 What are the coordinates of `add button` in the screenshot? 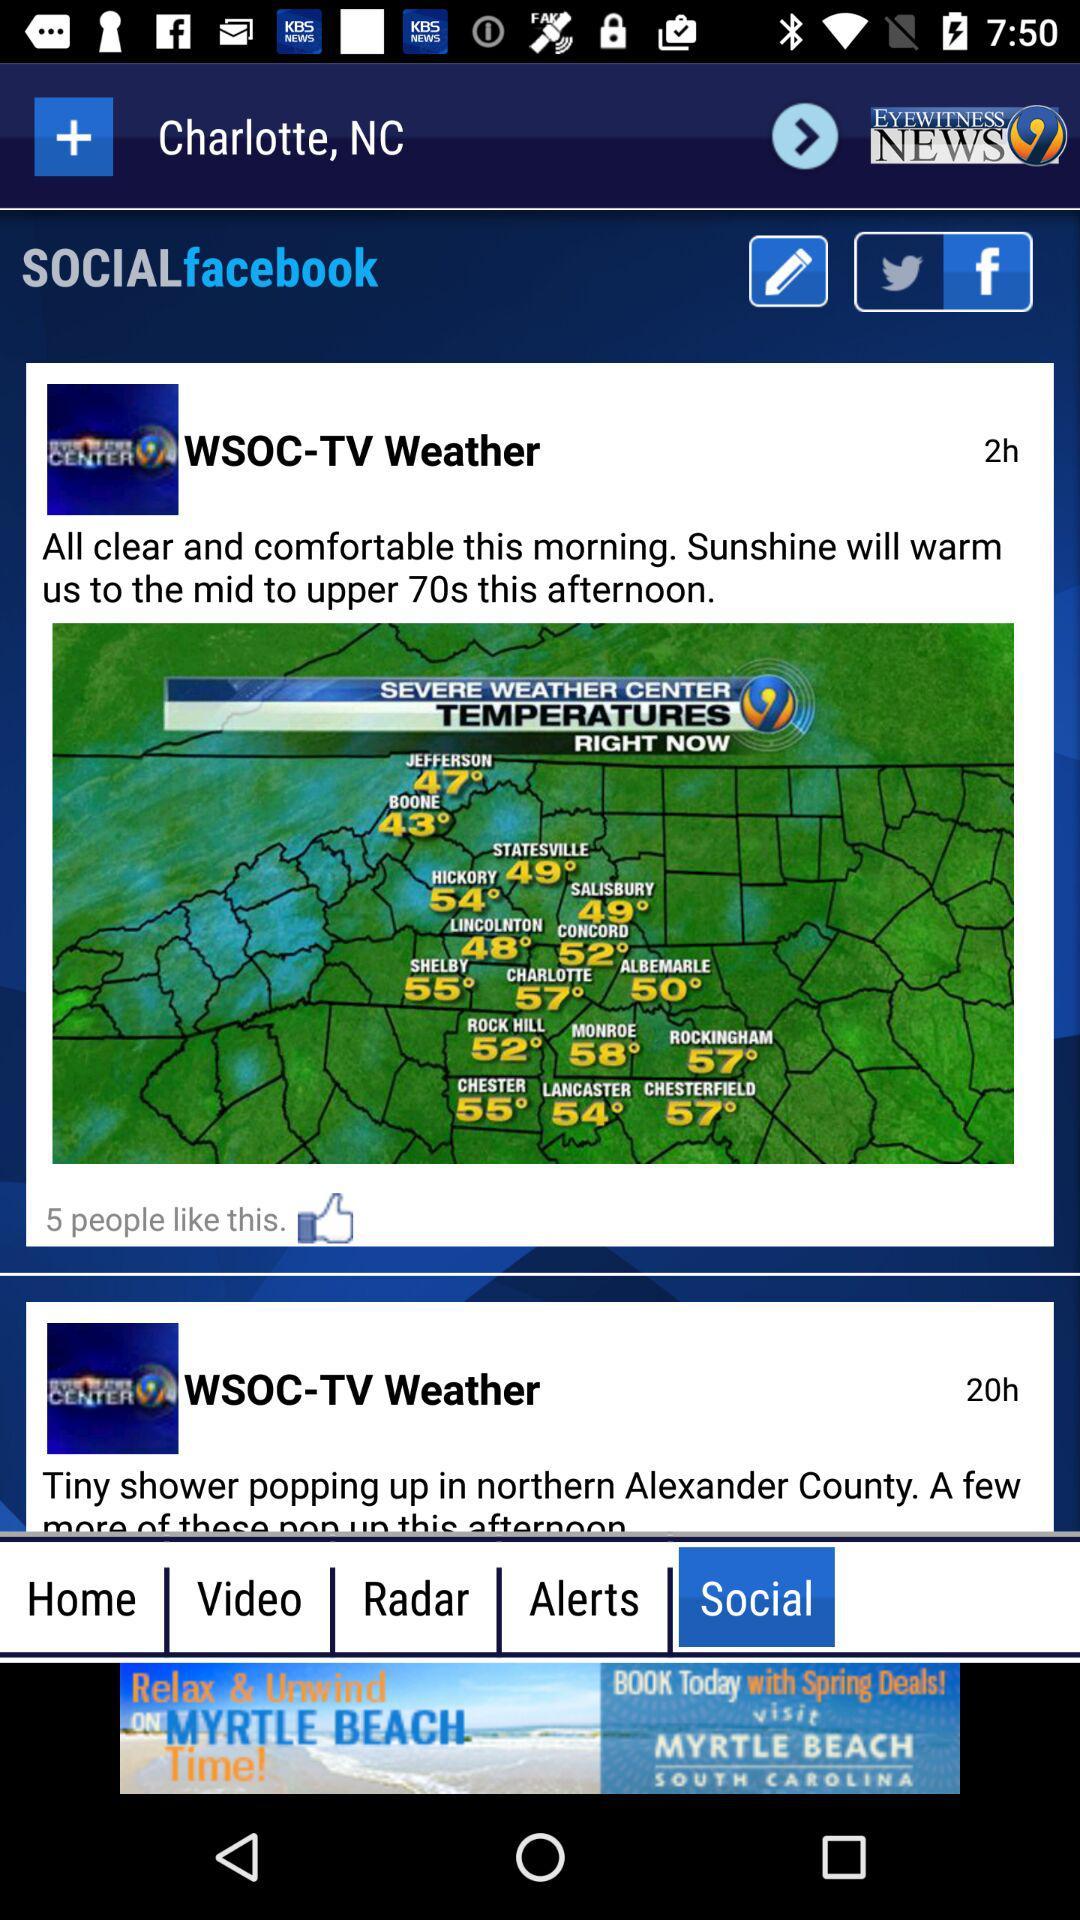 It's located at (72, 135).